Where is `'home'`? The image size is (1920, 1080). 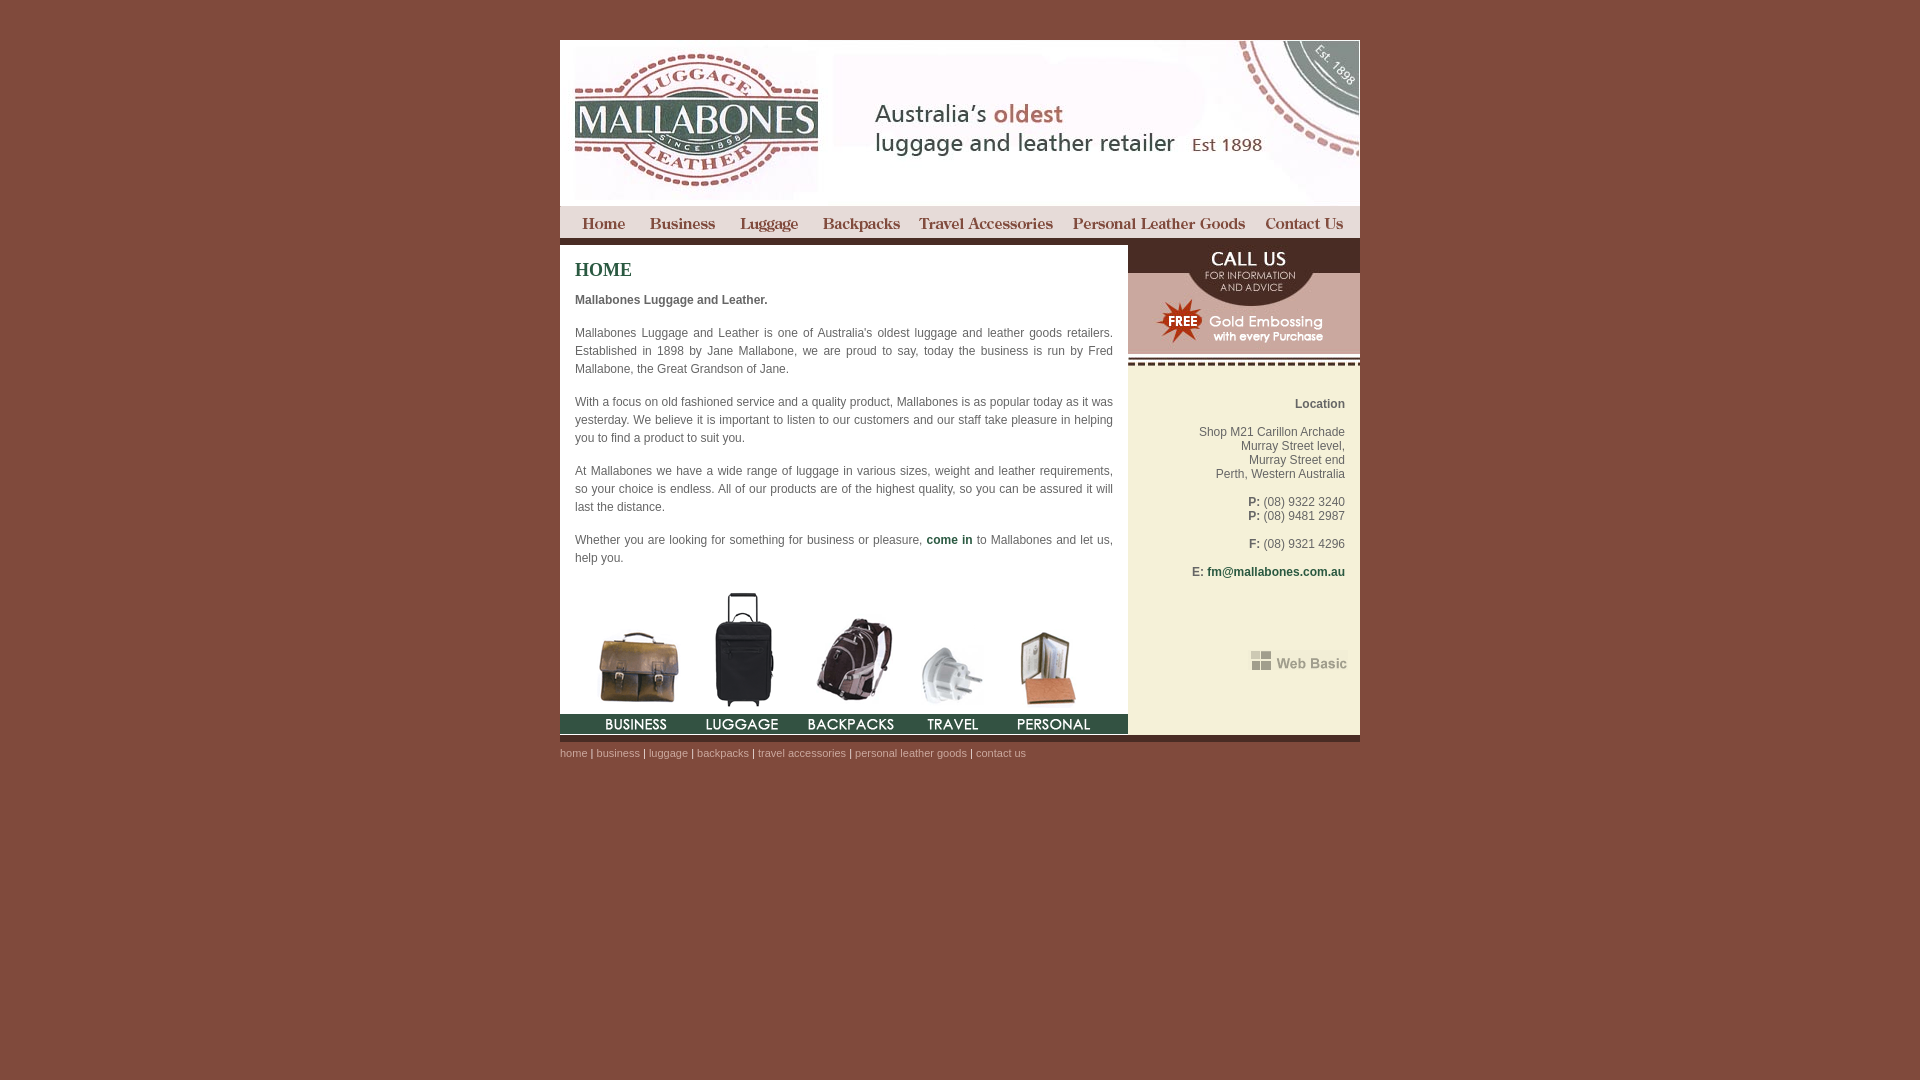
'home' is located at coordinates (599, 225).